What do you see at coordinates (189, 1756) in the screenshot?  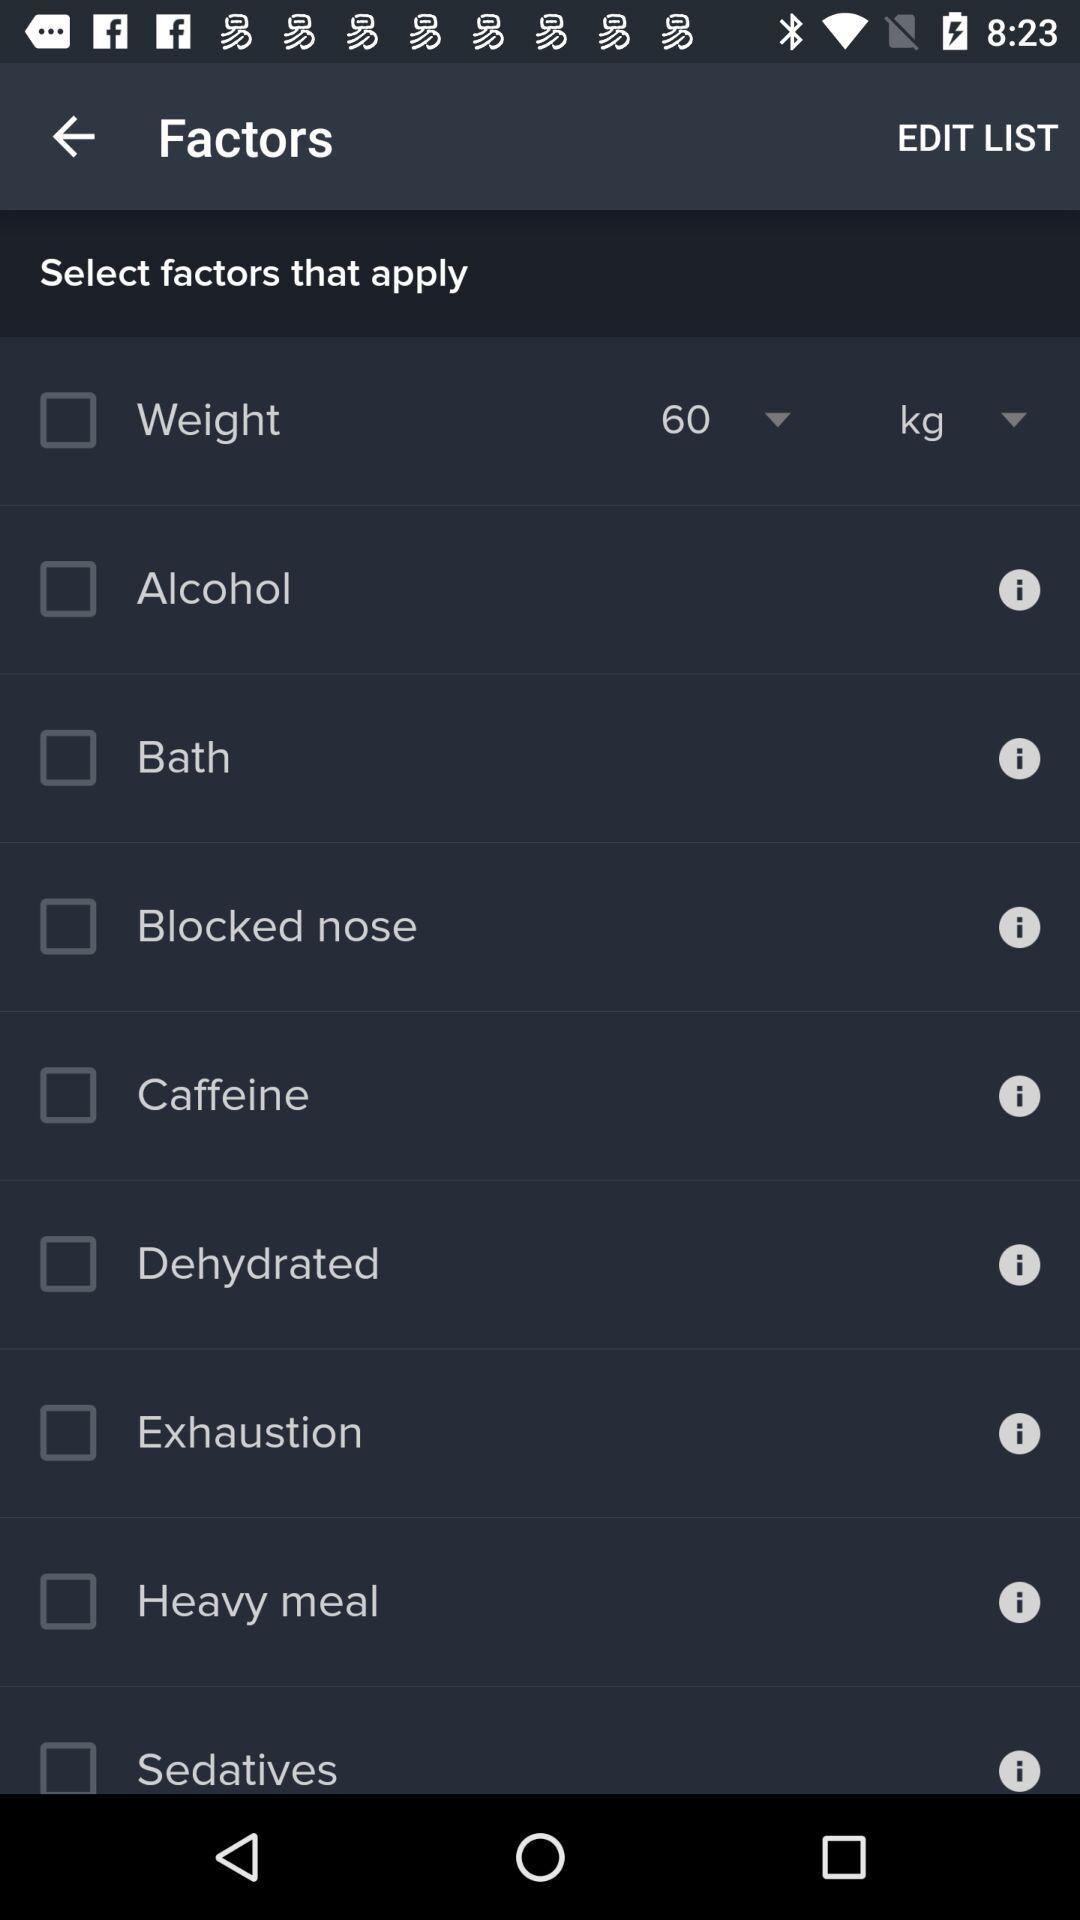 I see `the item below the heavy meal icon` at bounding box center [189, 1756].